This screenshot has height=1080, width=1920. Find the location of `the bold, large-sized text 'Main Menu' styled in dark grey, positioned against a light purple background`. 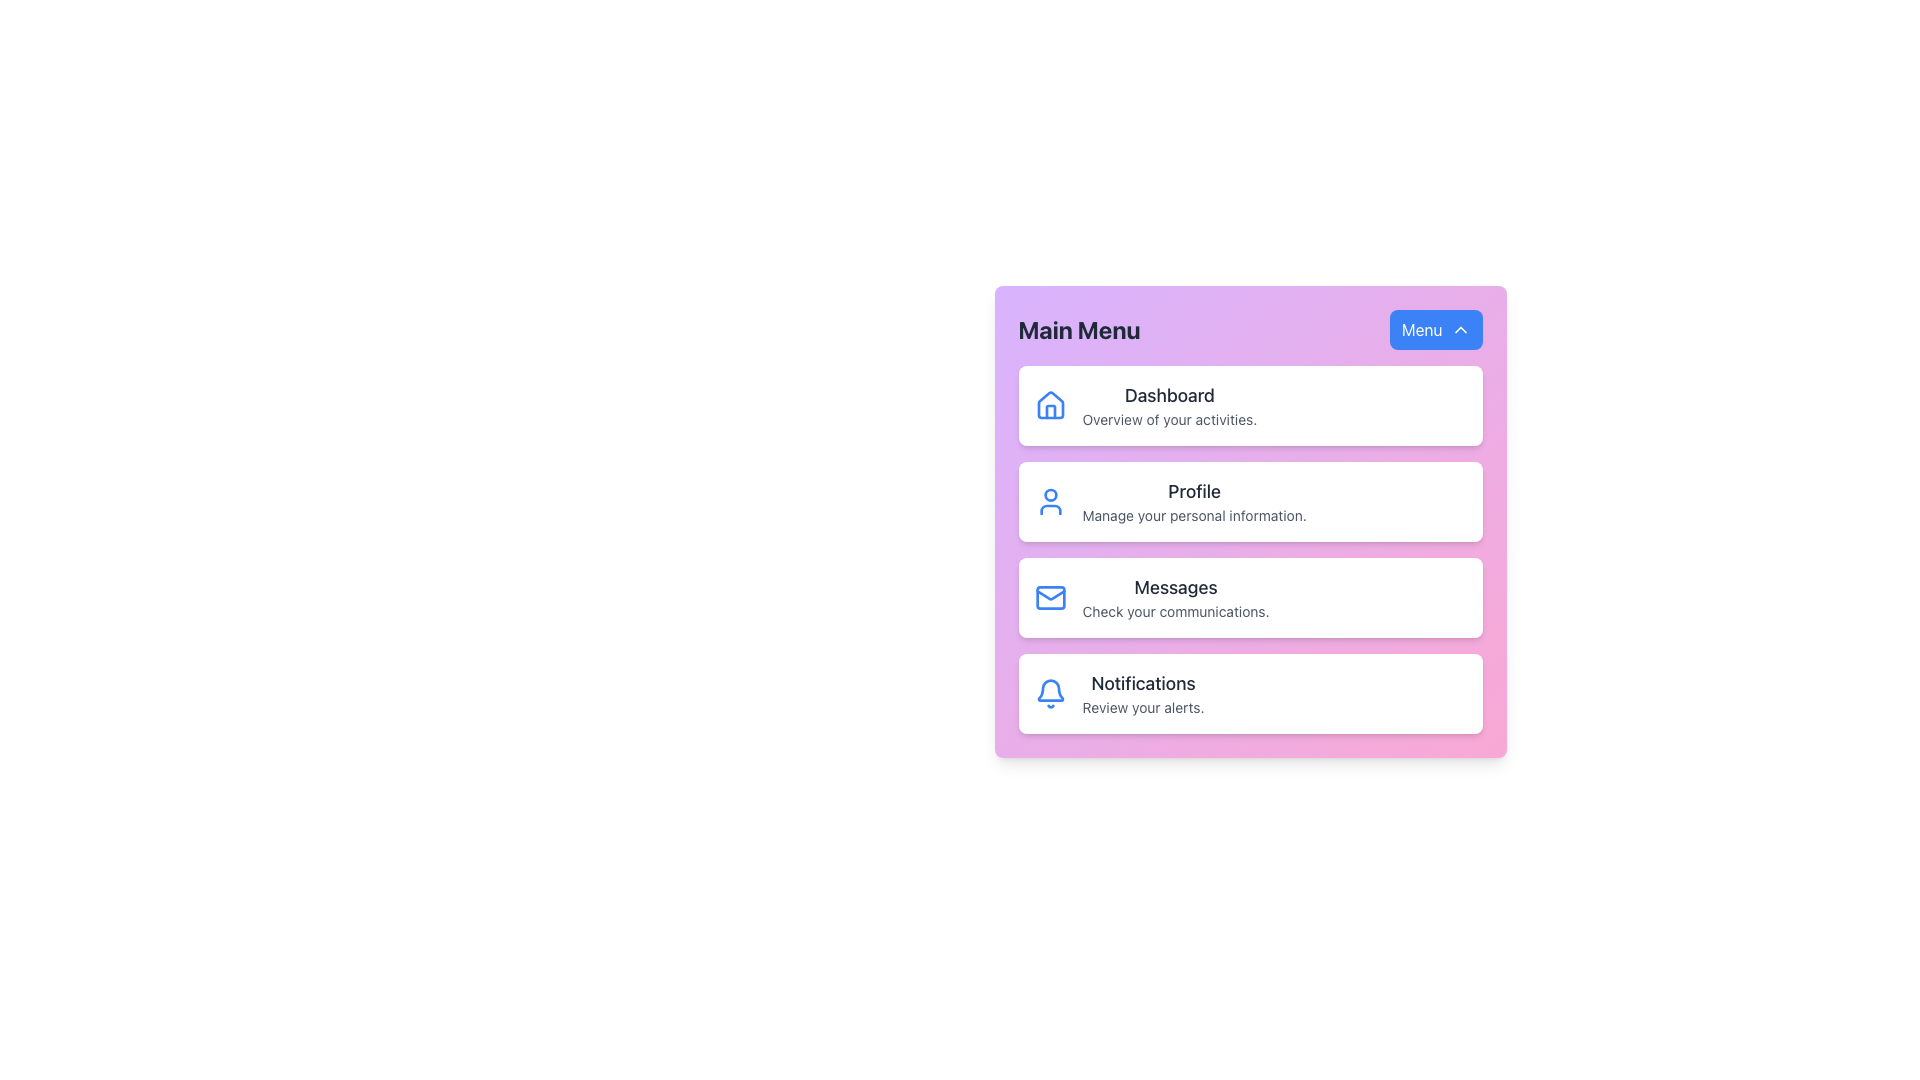

the bold, large-sized text 'Main Menu' styled in dark grey, positioned against a light purple background is located at coordinates (1078, 329).